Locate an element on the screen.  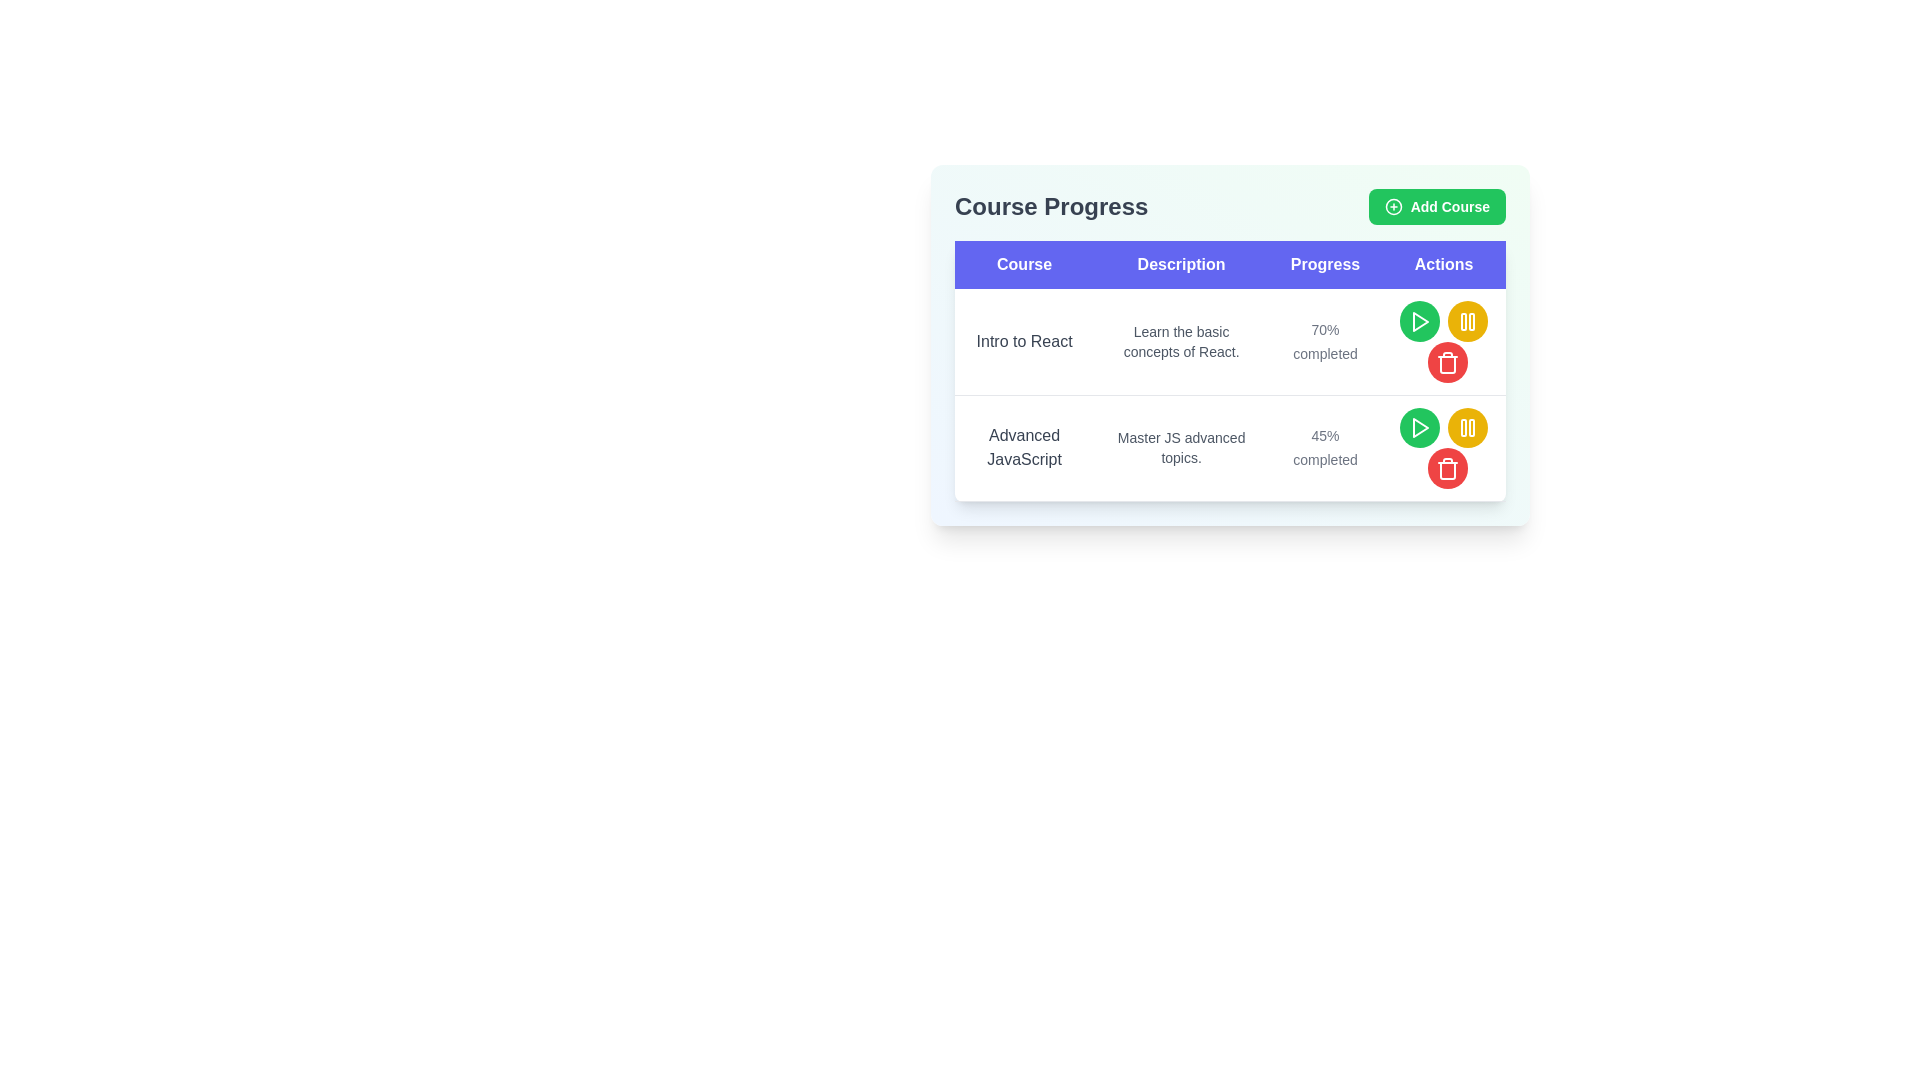
the 'add' icon within the 'Add Course' button located at the top-right corner of the 'Course Progress' section is located at coordinates (1392, 207).